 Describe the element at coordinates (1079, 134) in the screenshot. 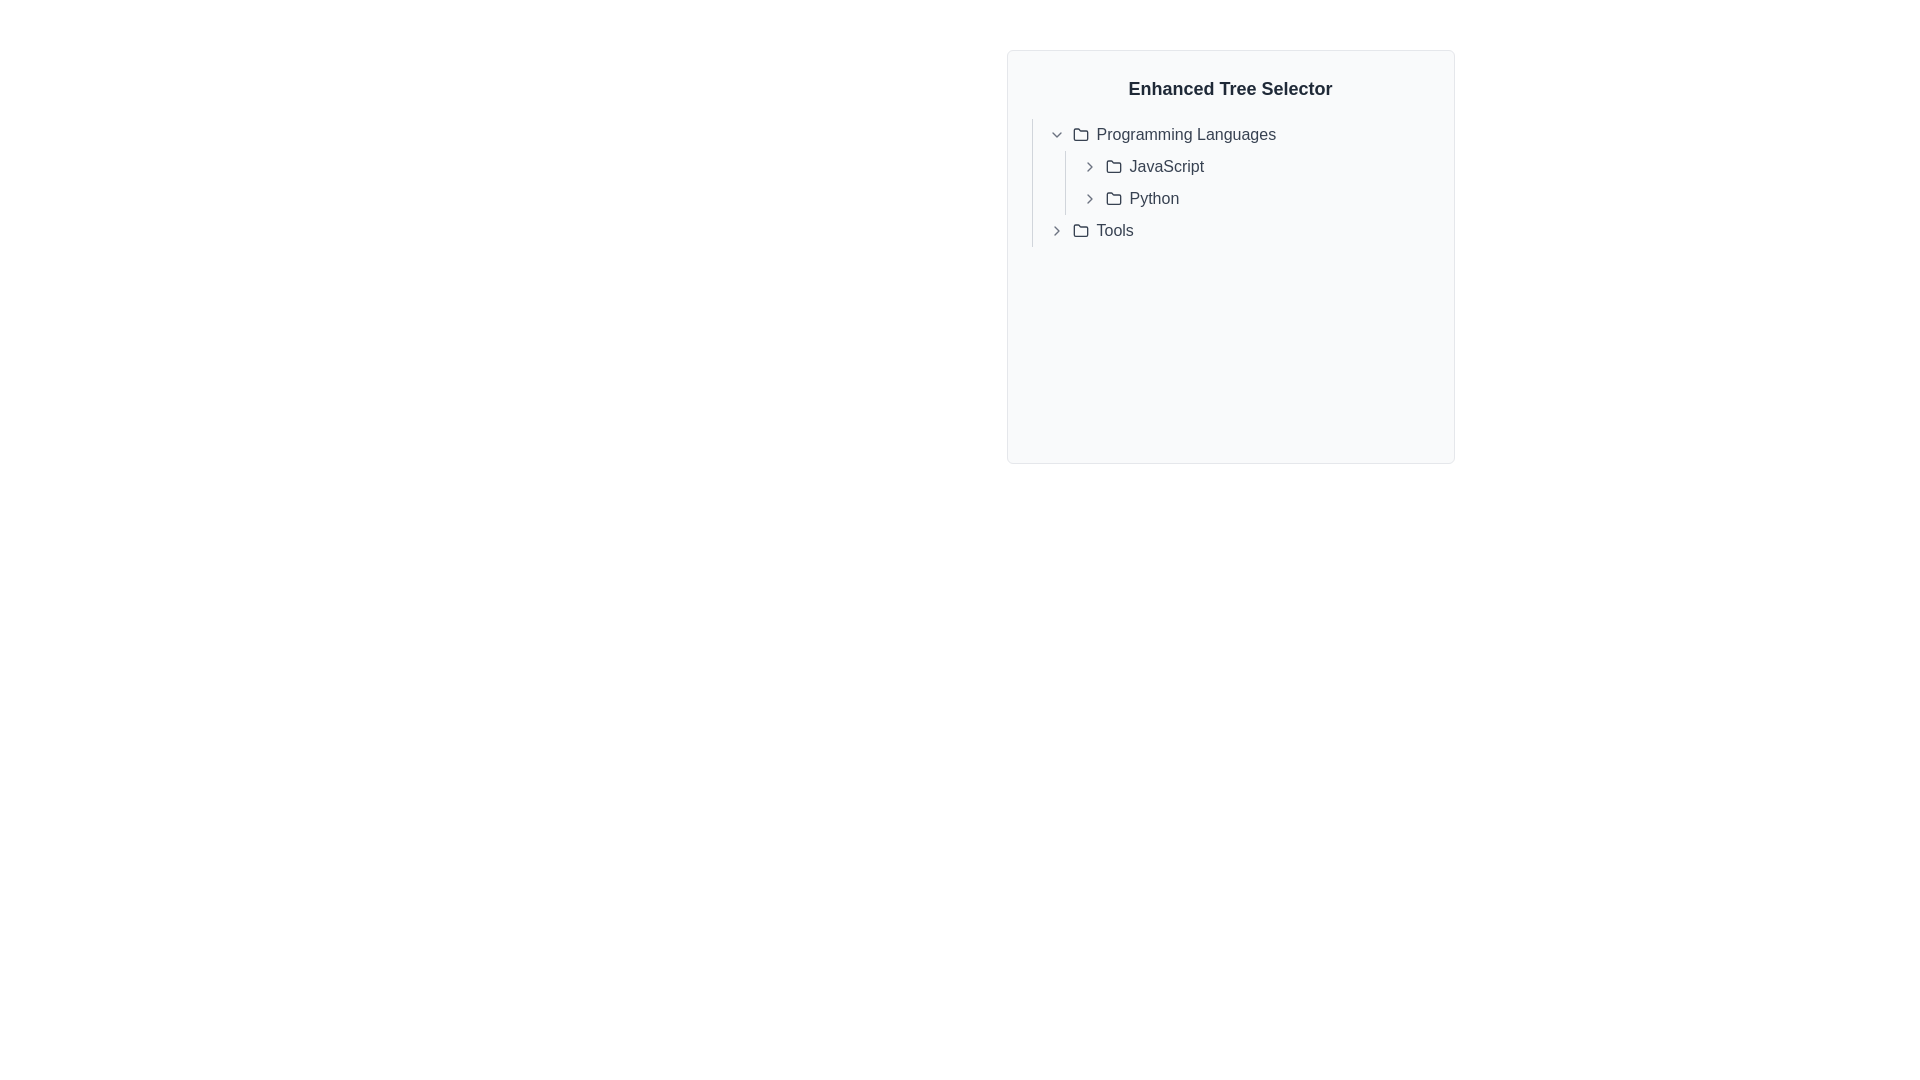

I see `the folder icon` at that location.